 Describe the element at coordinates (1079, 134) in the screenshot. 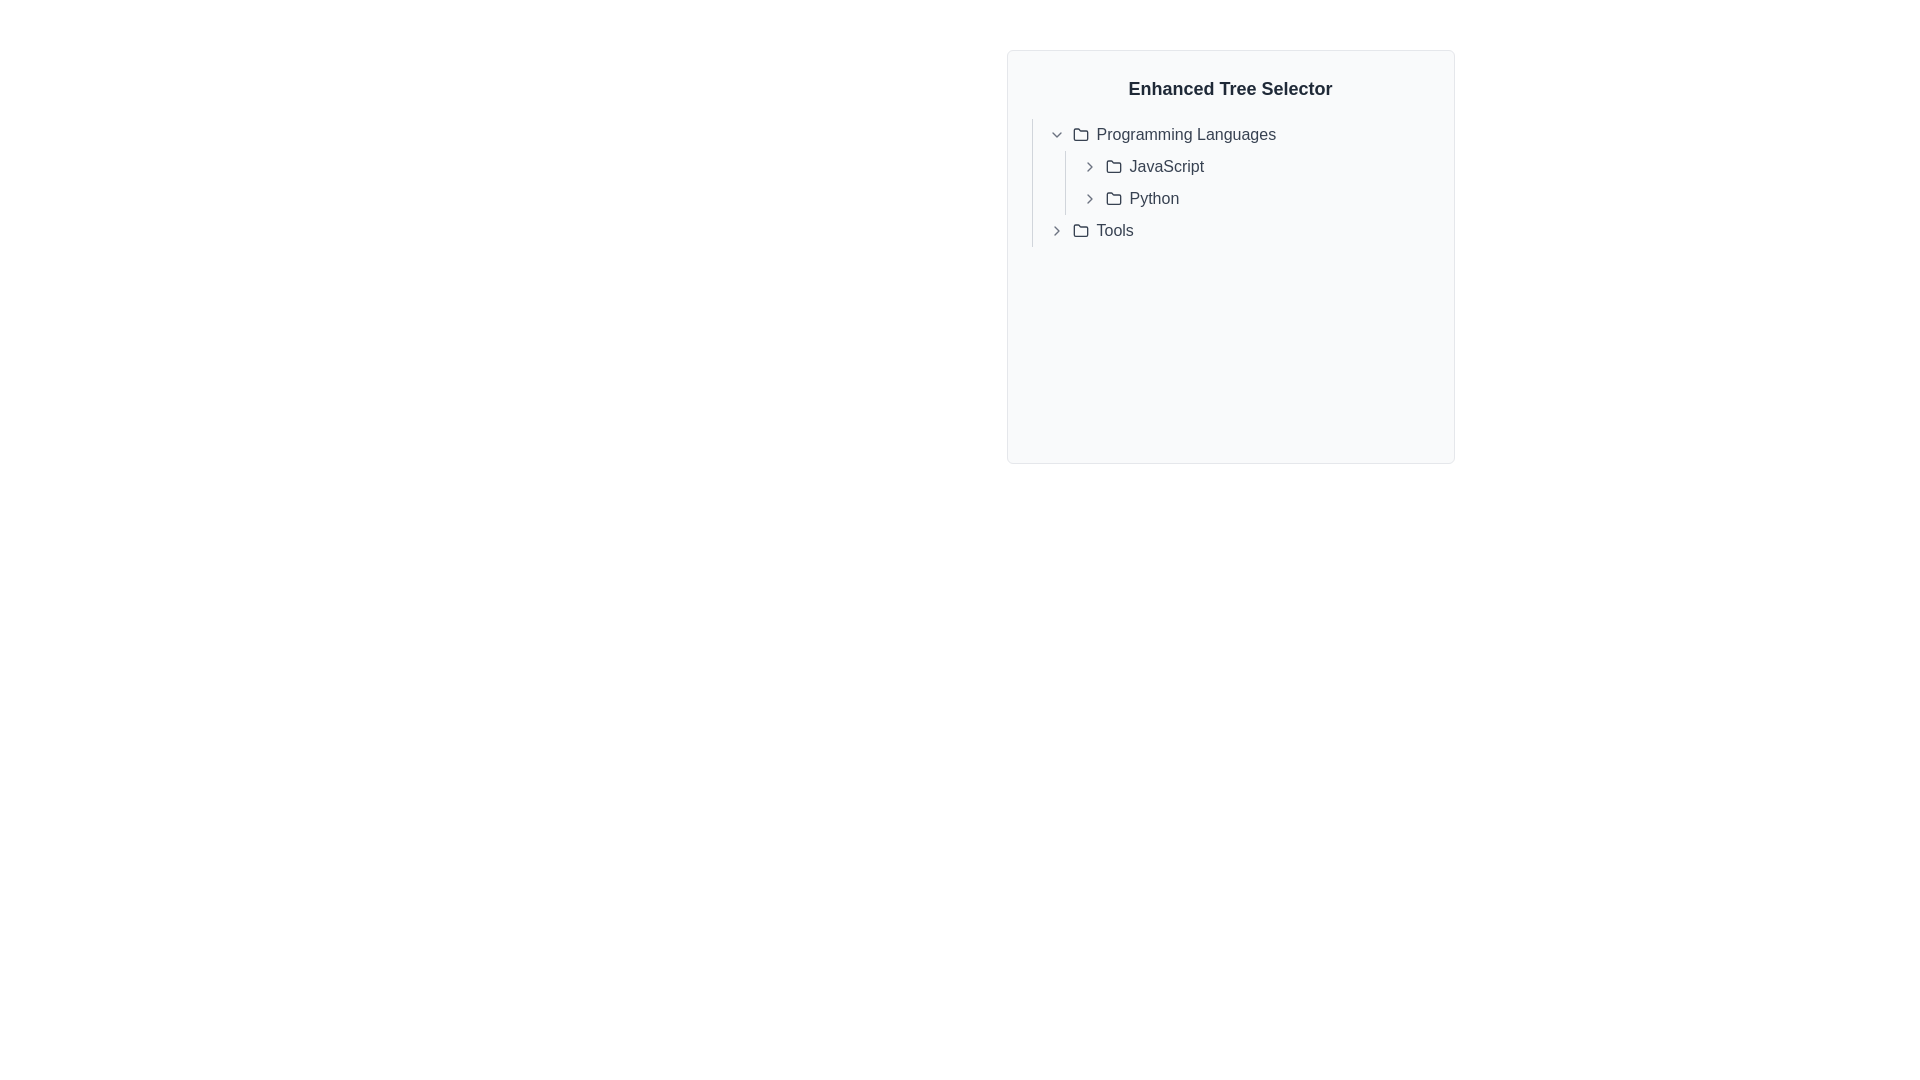

I see `the folder icon` at that location.